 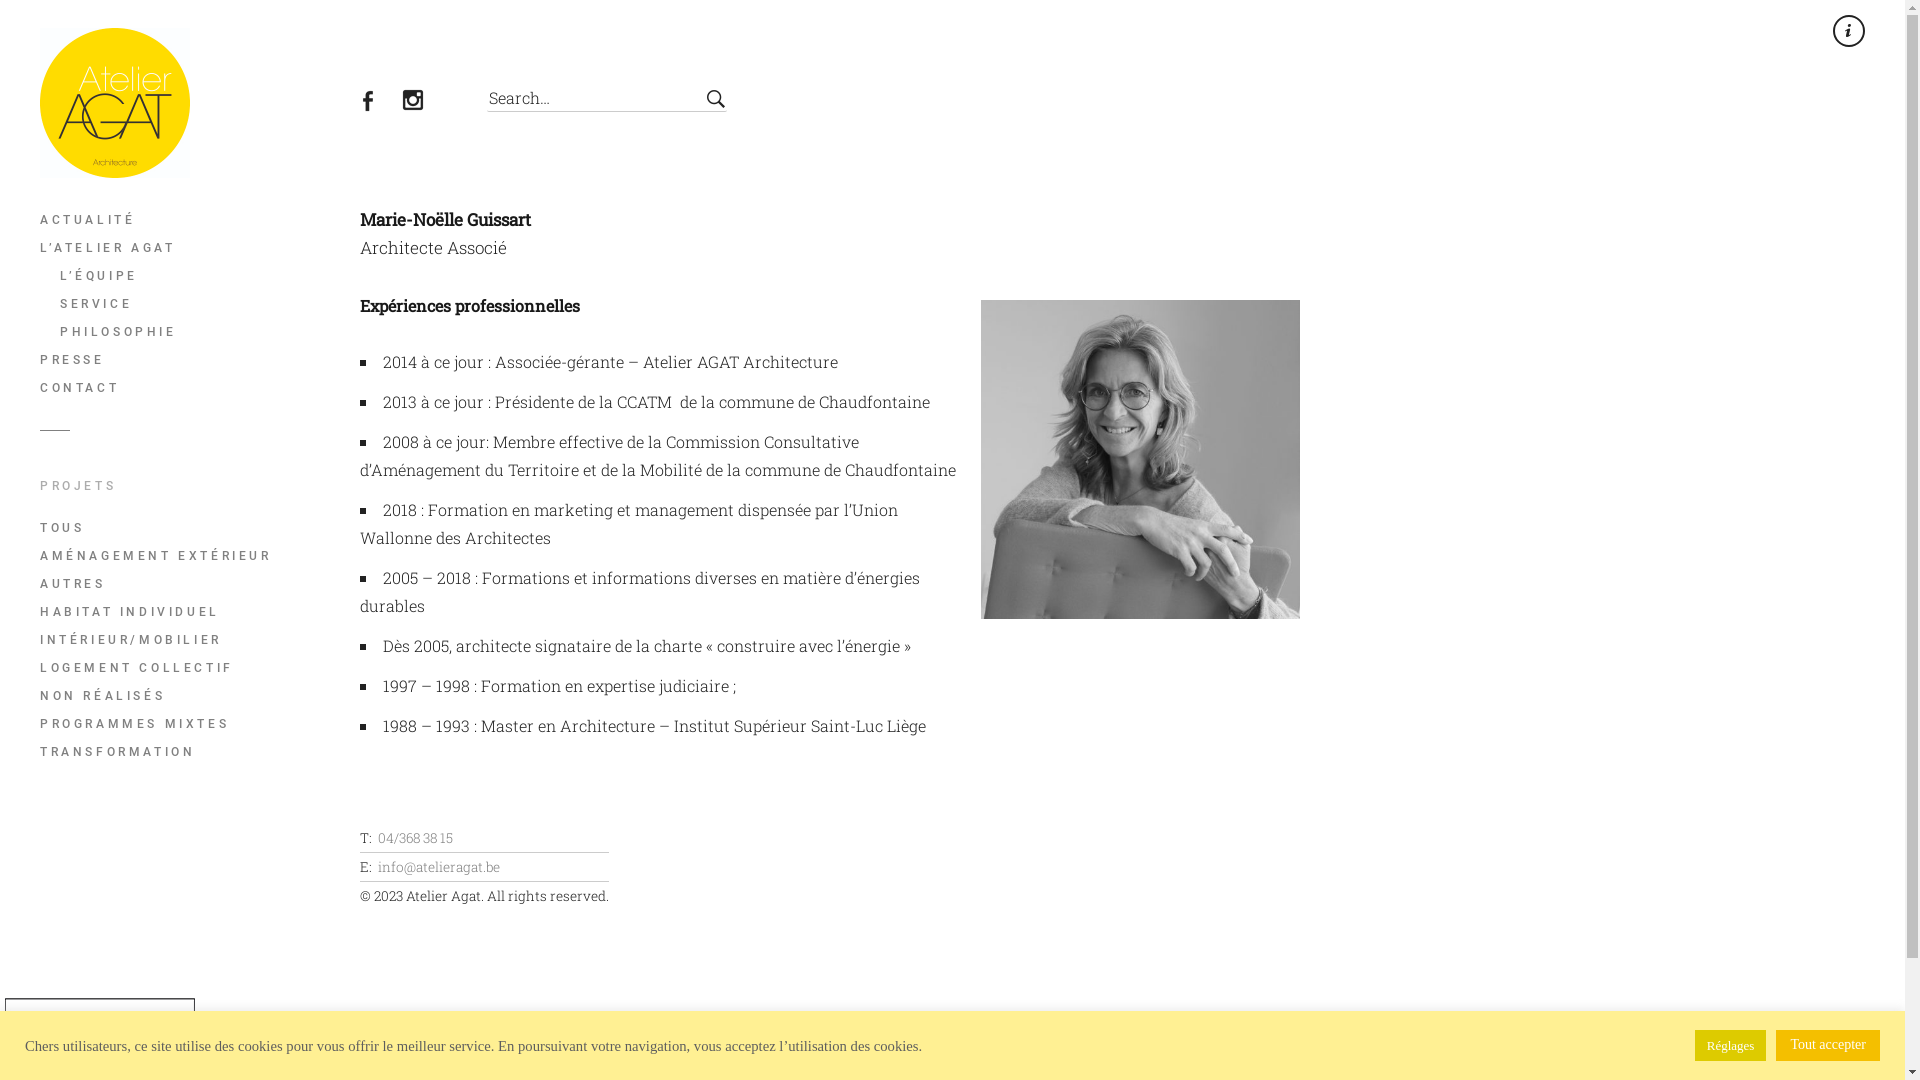 I want to click on 'LOGEMENT COLLECTIF', so click(x=191, y=667).